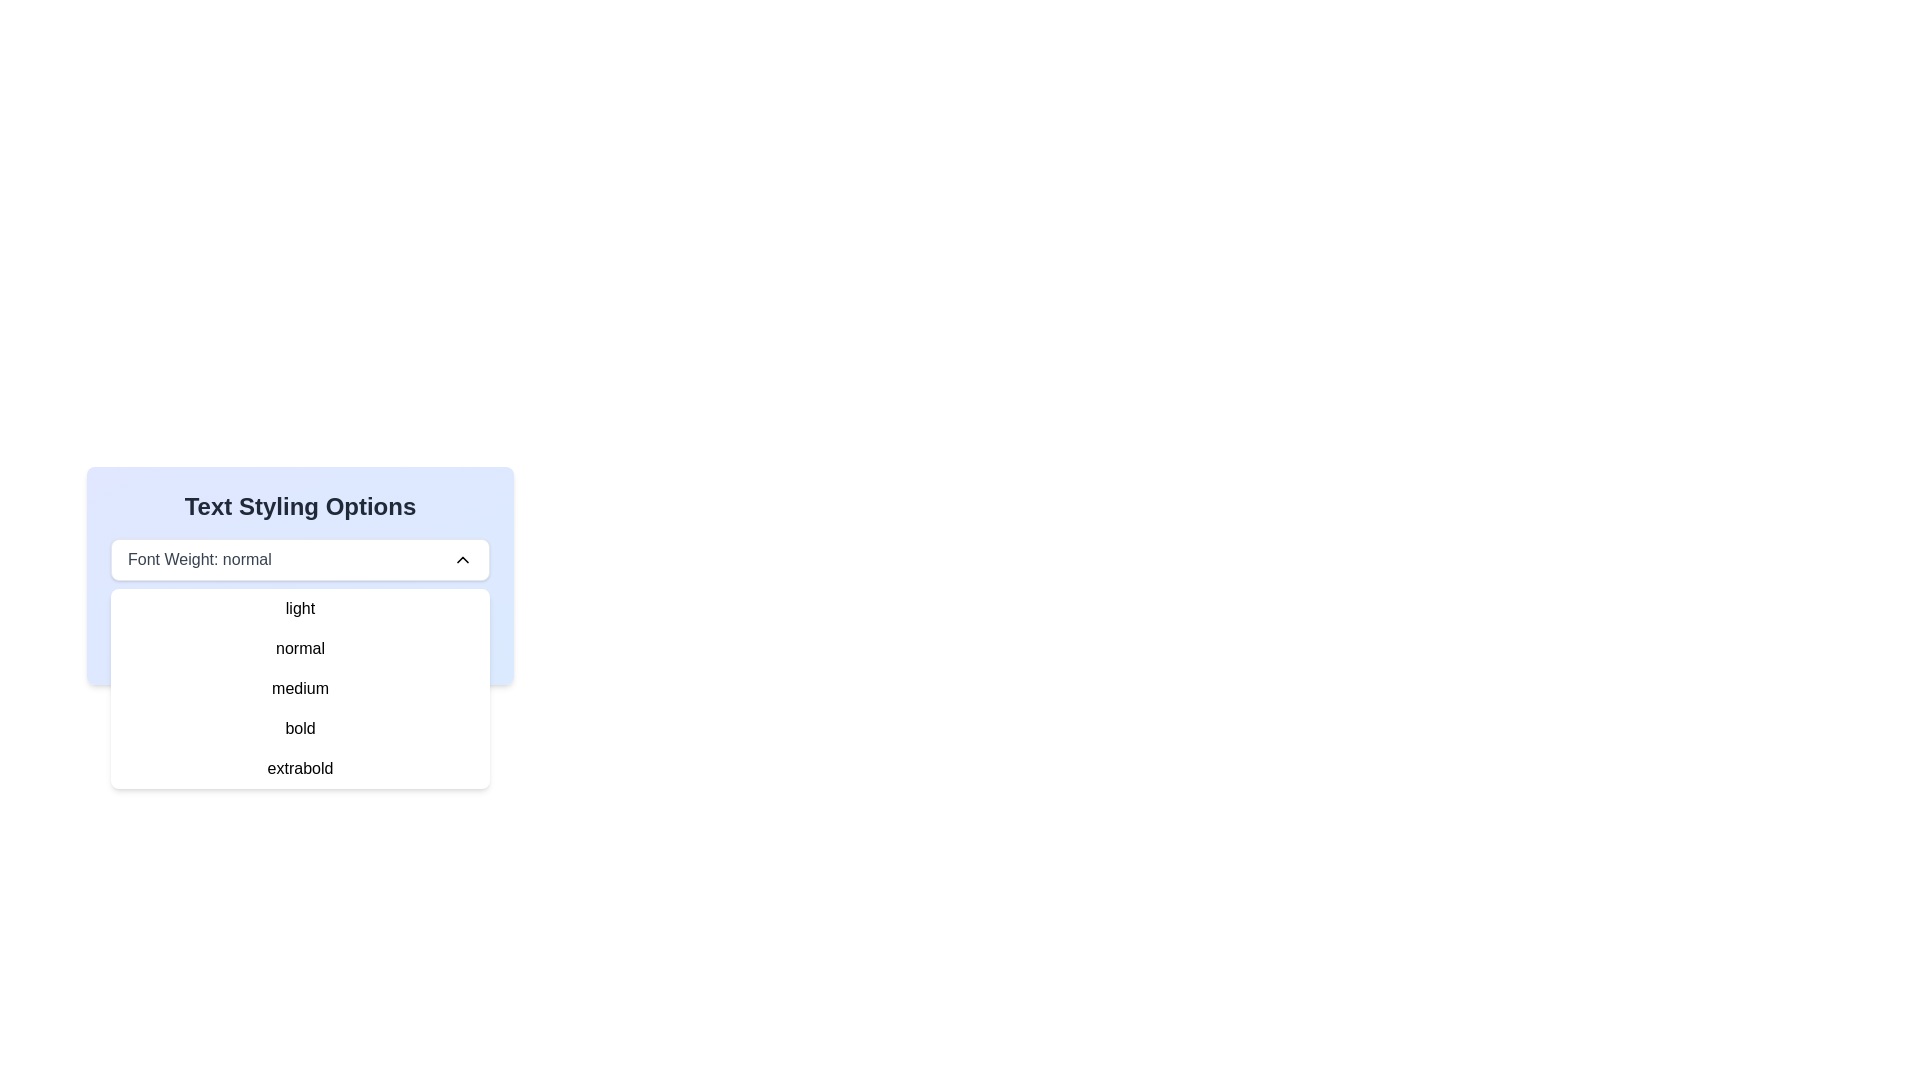 The height and width of the screenshot is (1080, 1920). What do you see at coordinates (299, 608) in the screenshot?
I see `the 'light' option from the dropdown list under 'Text Styling Options'` at bounding box center [299, 608].